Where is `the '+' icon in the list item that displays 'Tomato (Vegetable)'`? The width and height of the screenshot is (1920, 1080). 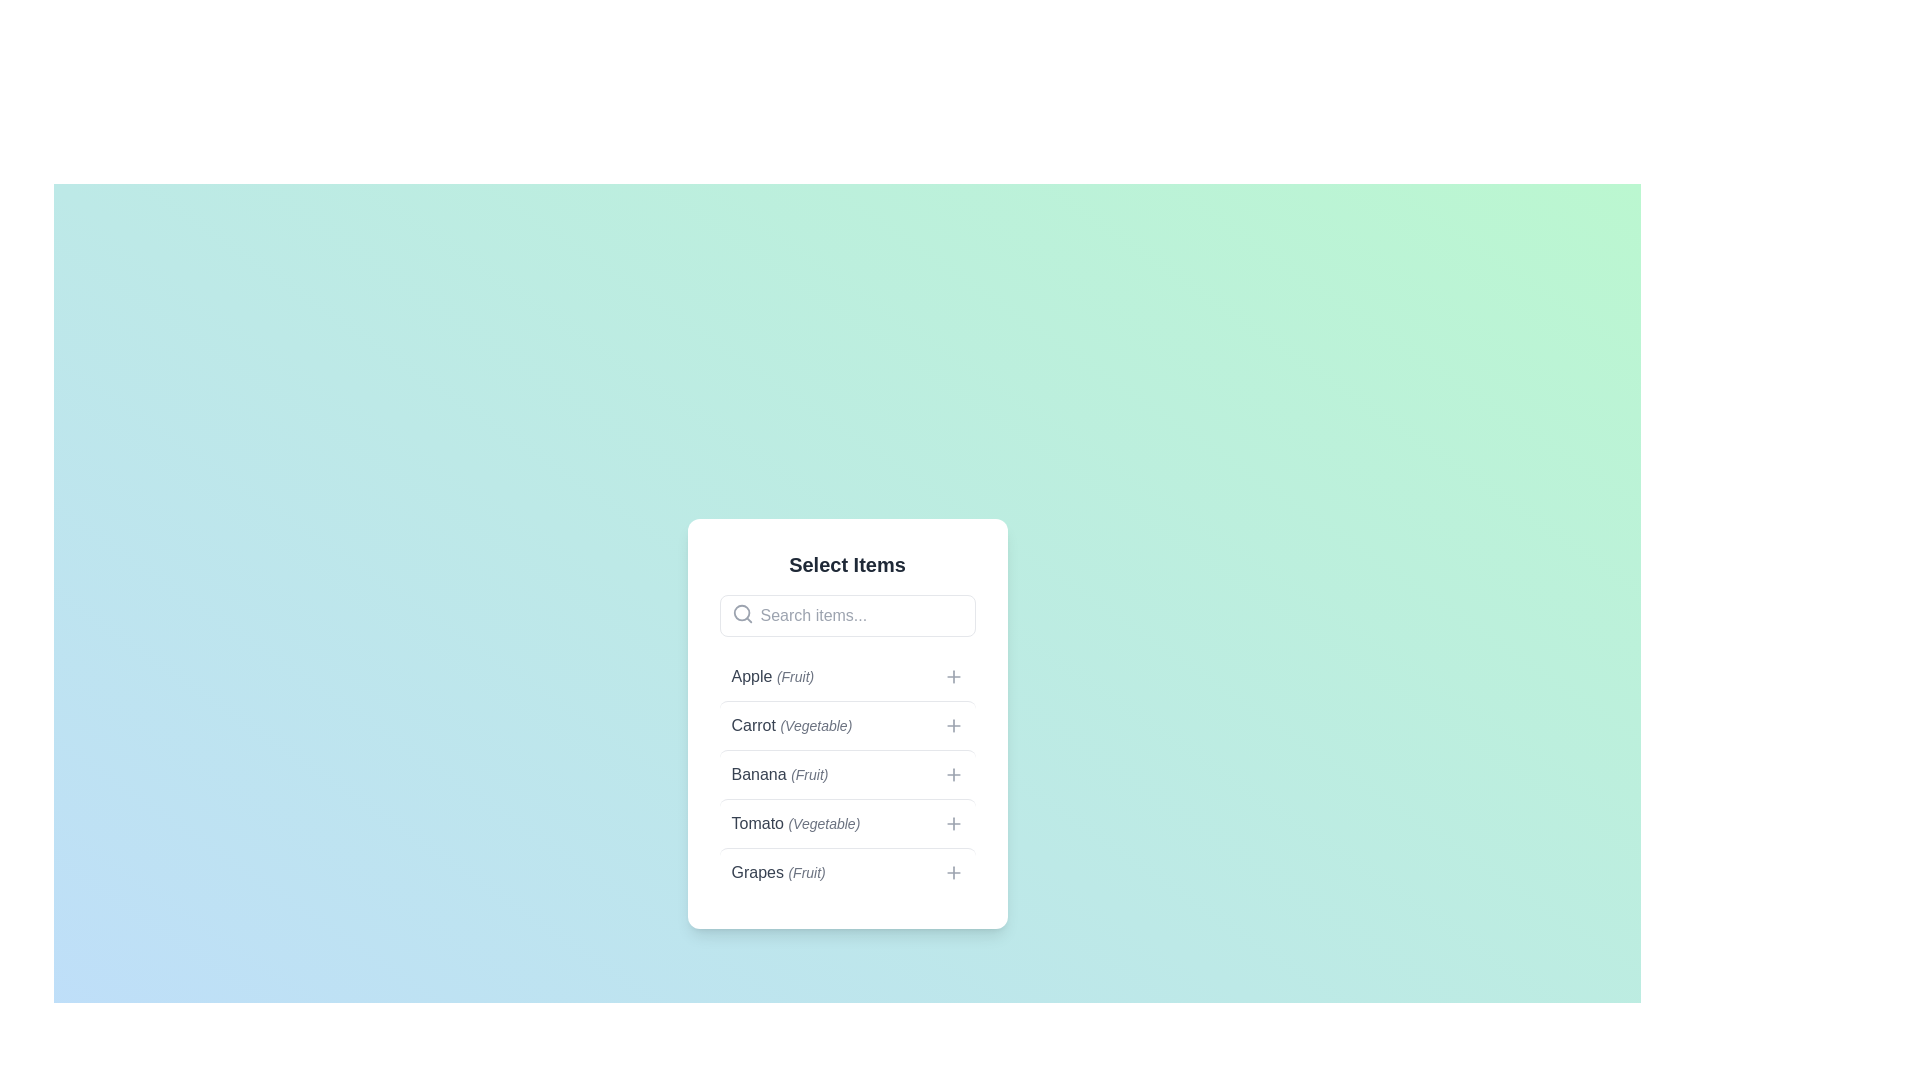 the '+' icon in the list item that displays 'Tomato (Vegetable)' is located at coordinates (847, 823).